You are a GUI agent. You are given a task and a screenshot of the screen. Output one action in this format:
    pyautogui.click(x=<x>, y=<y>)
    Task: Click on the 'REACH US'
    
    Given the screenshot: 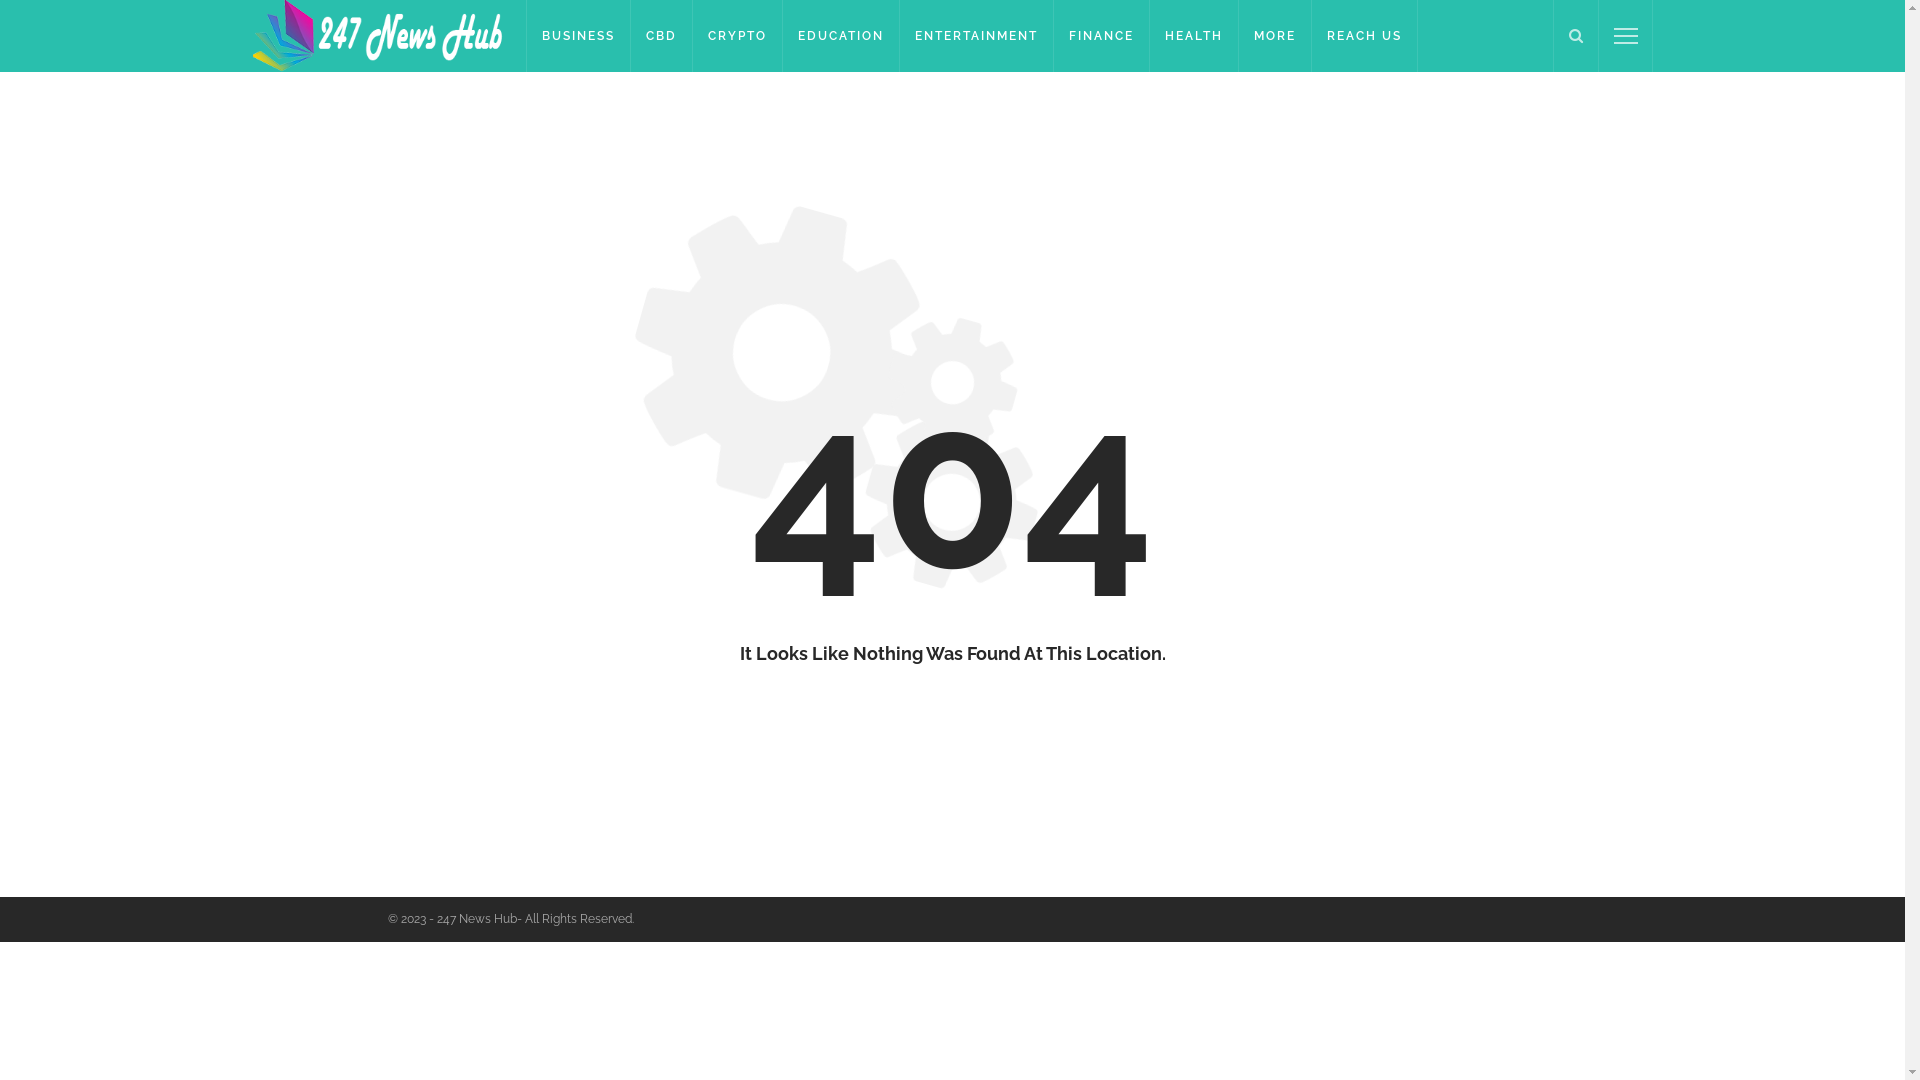 What is the action you would take?
    pyautogui.click(x=1363, y=35)
    